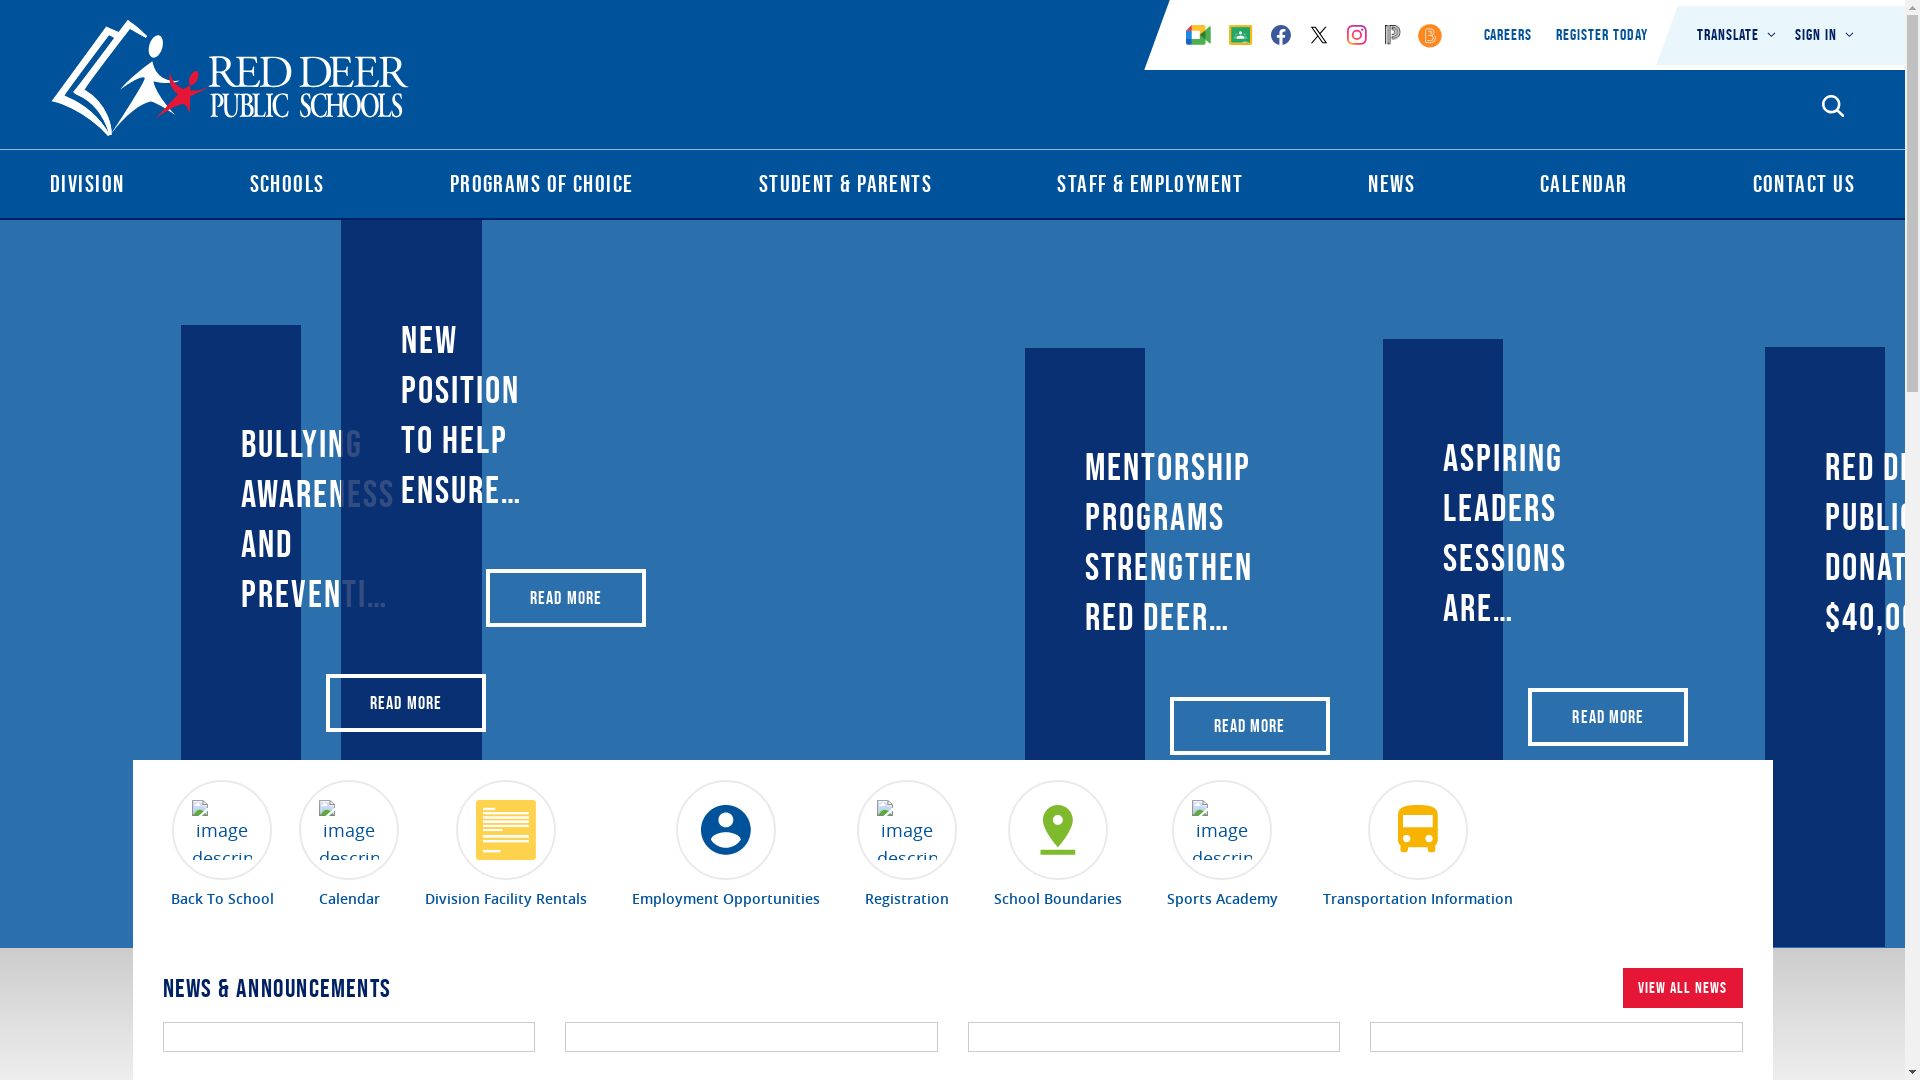  What do you see at coordinates (1508, 34) in the screenshot?
I see `'Careers'` at bounding box center [1508, 34].